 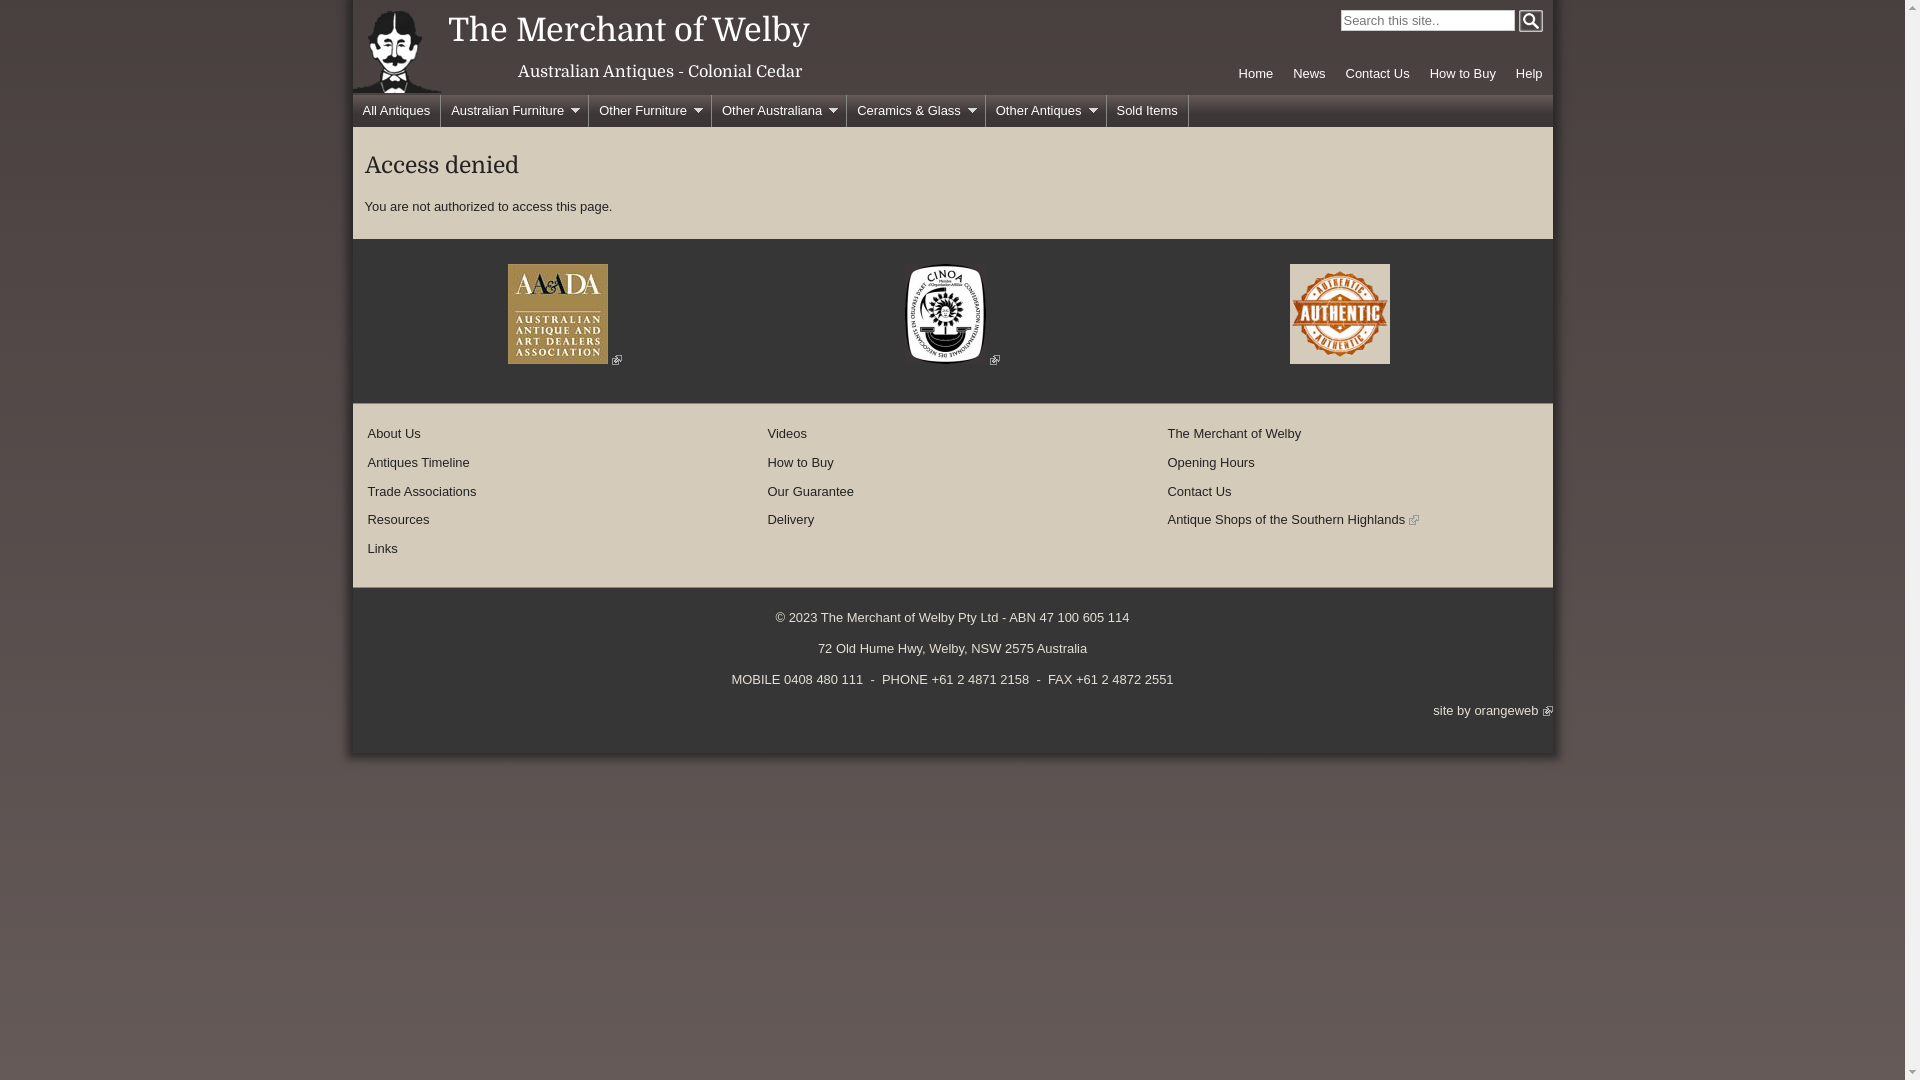 What do you see at coordinates (904, 358) in the screenshot?
I see `'(link is external)'` at bounding box center [904, 358].